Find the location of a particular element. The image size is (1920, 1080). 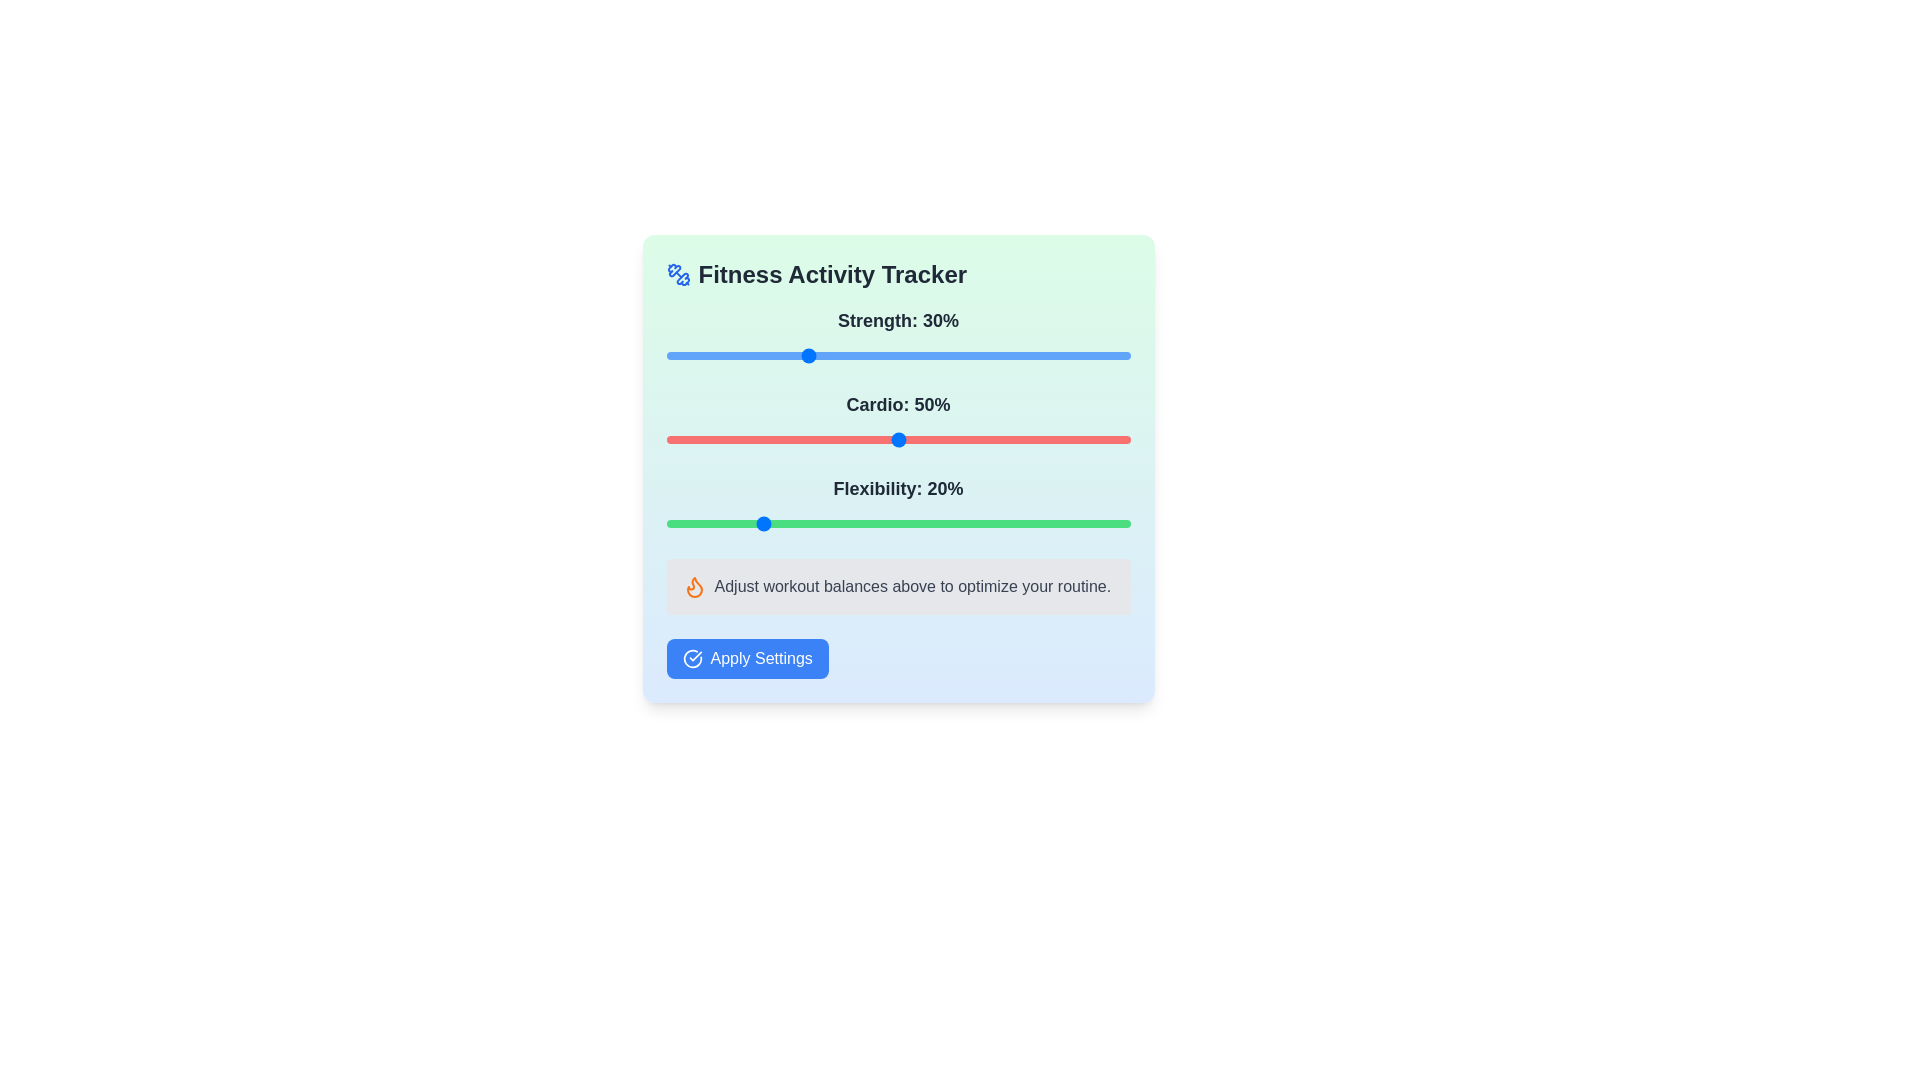

the strength value is located at coordinates (795, 354).